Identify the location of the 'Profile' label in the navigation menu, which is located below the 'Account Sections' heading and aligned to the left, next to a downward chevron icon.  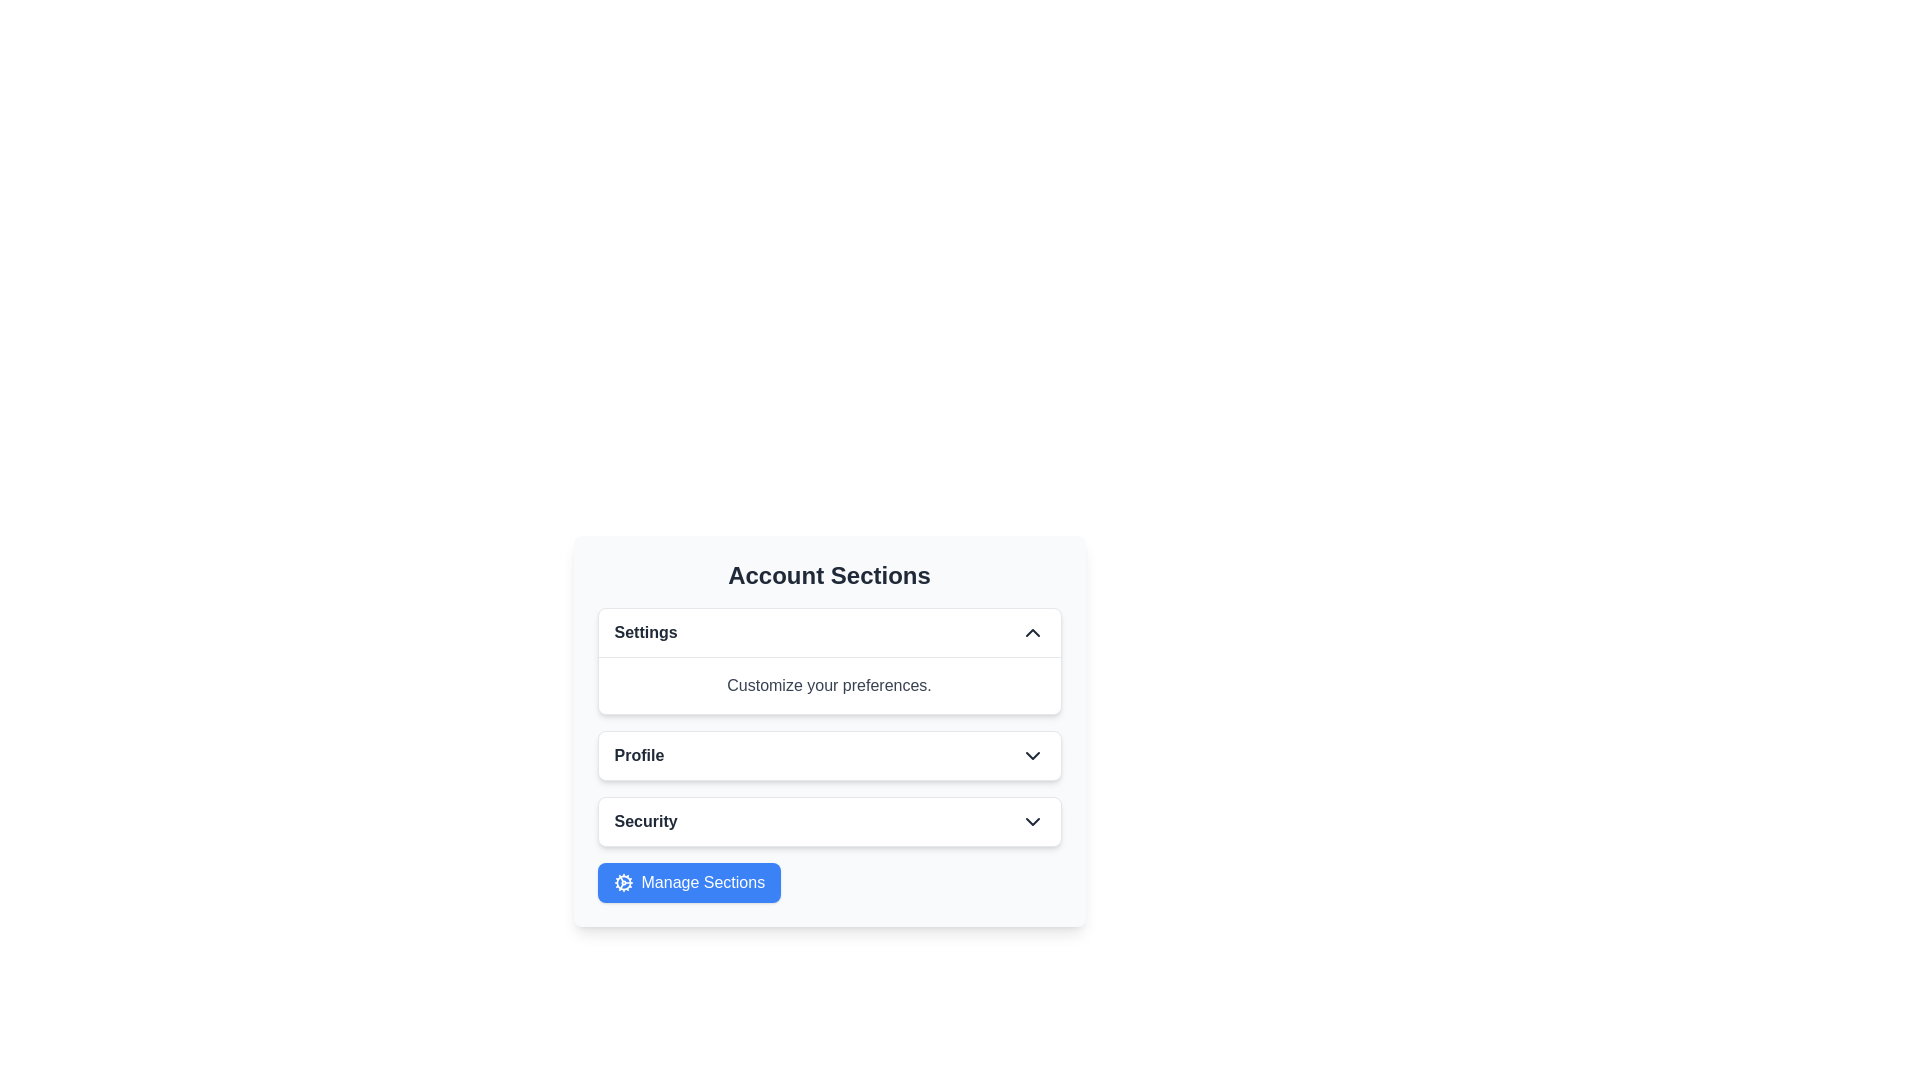
(638, 756).